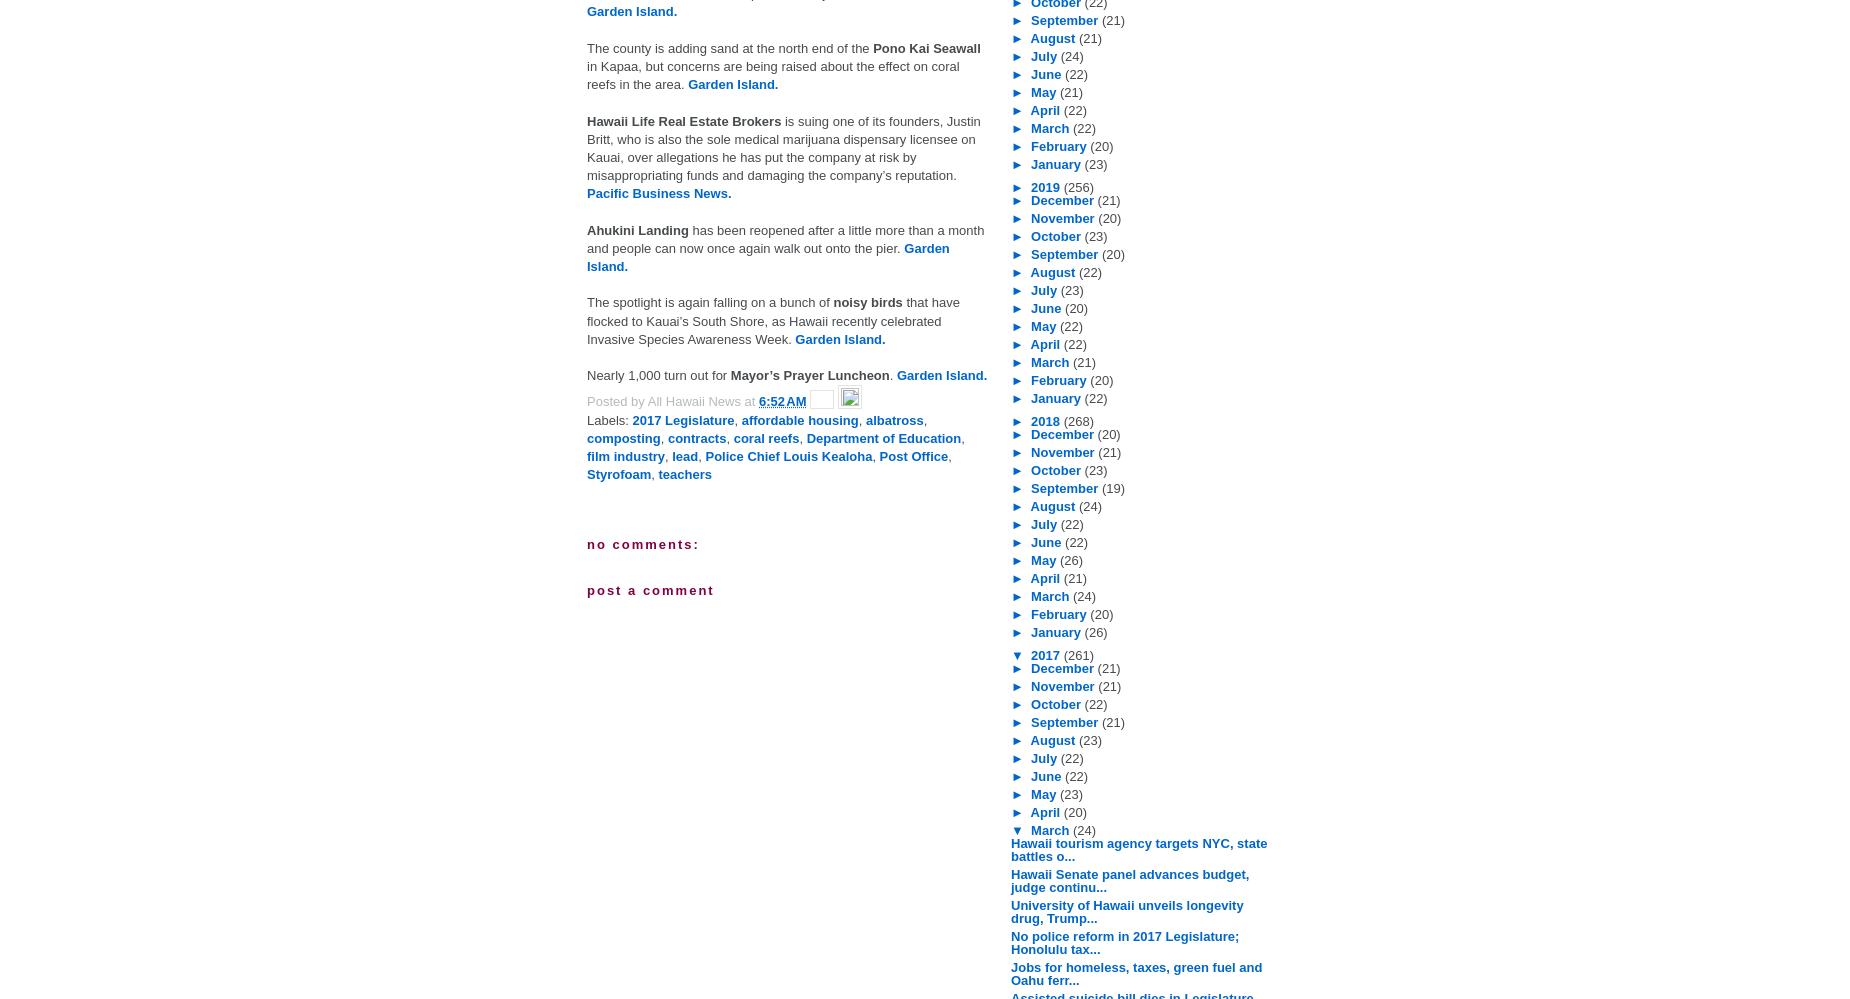  I want to click on 'noisy birds', so click(867, 301).